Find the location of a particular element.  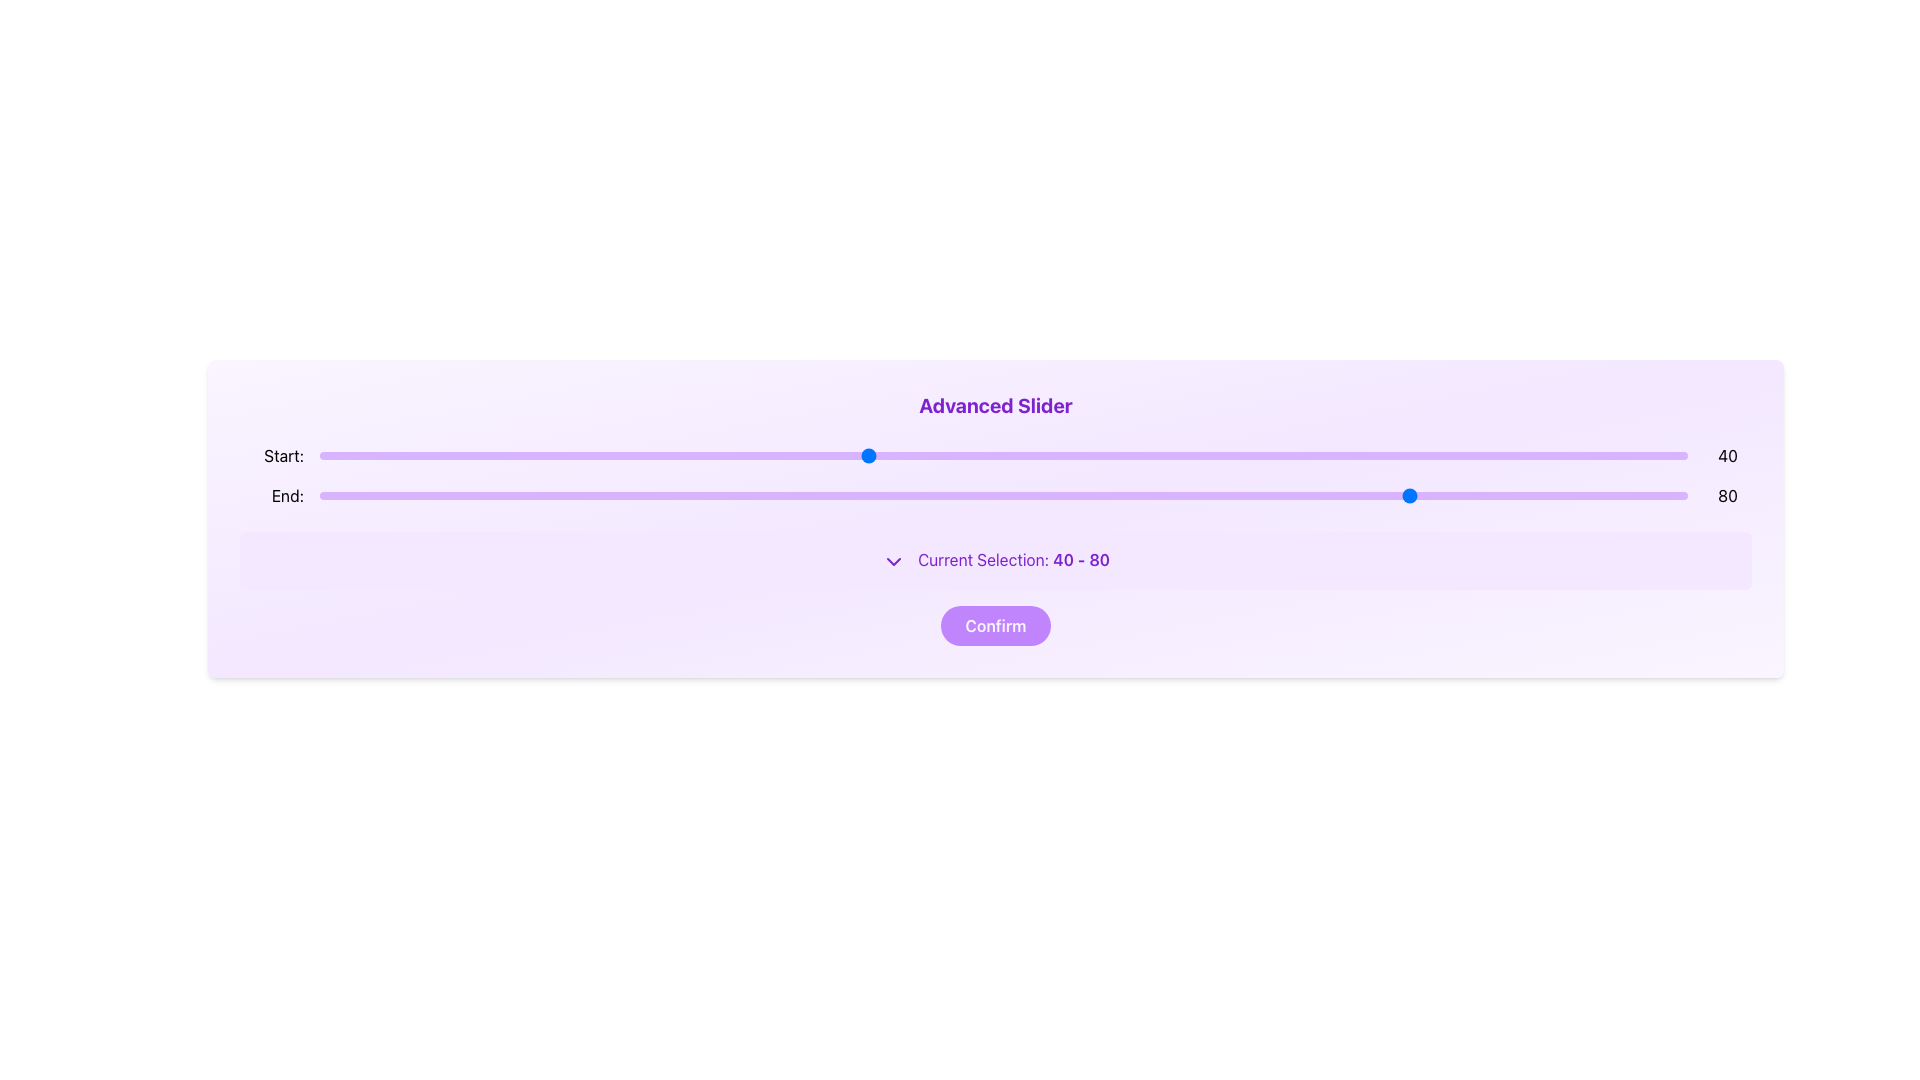

the slider value is located at coordinates (812, 495).